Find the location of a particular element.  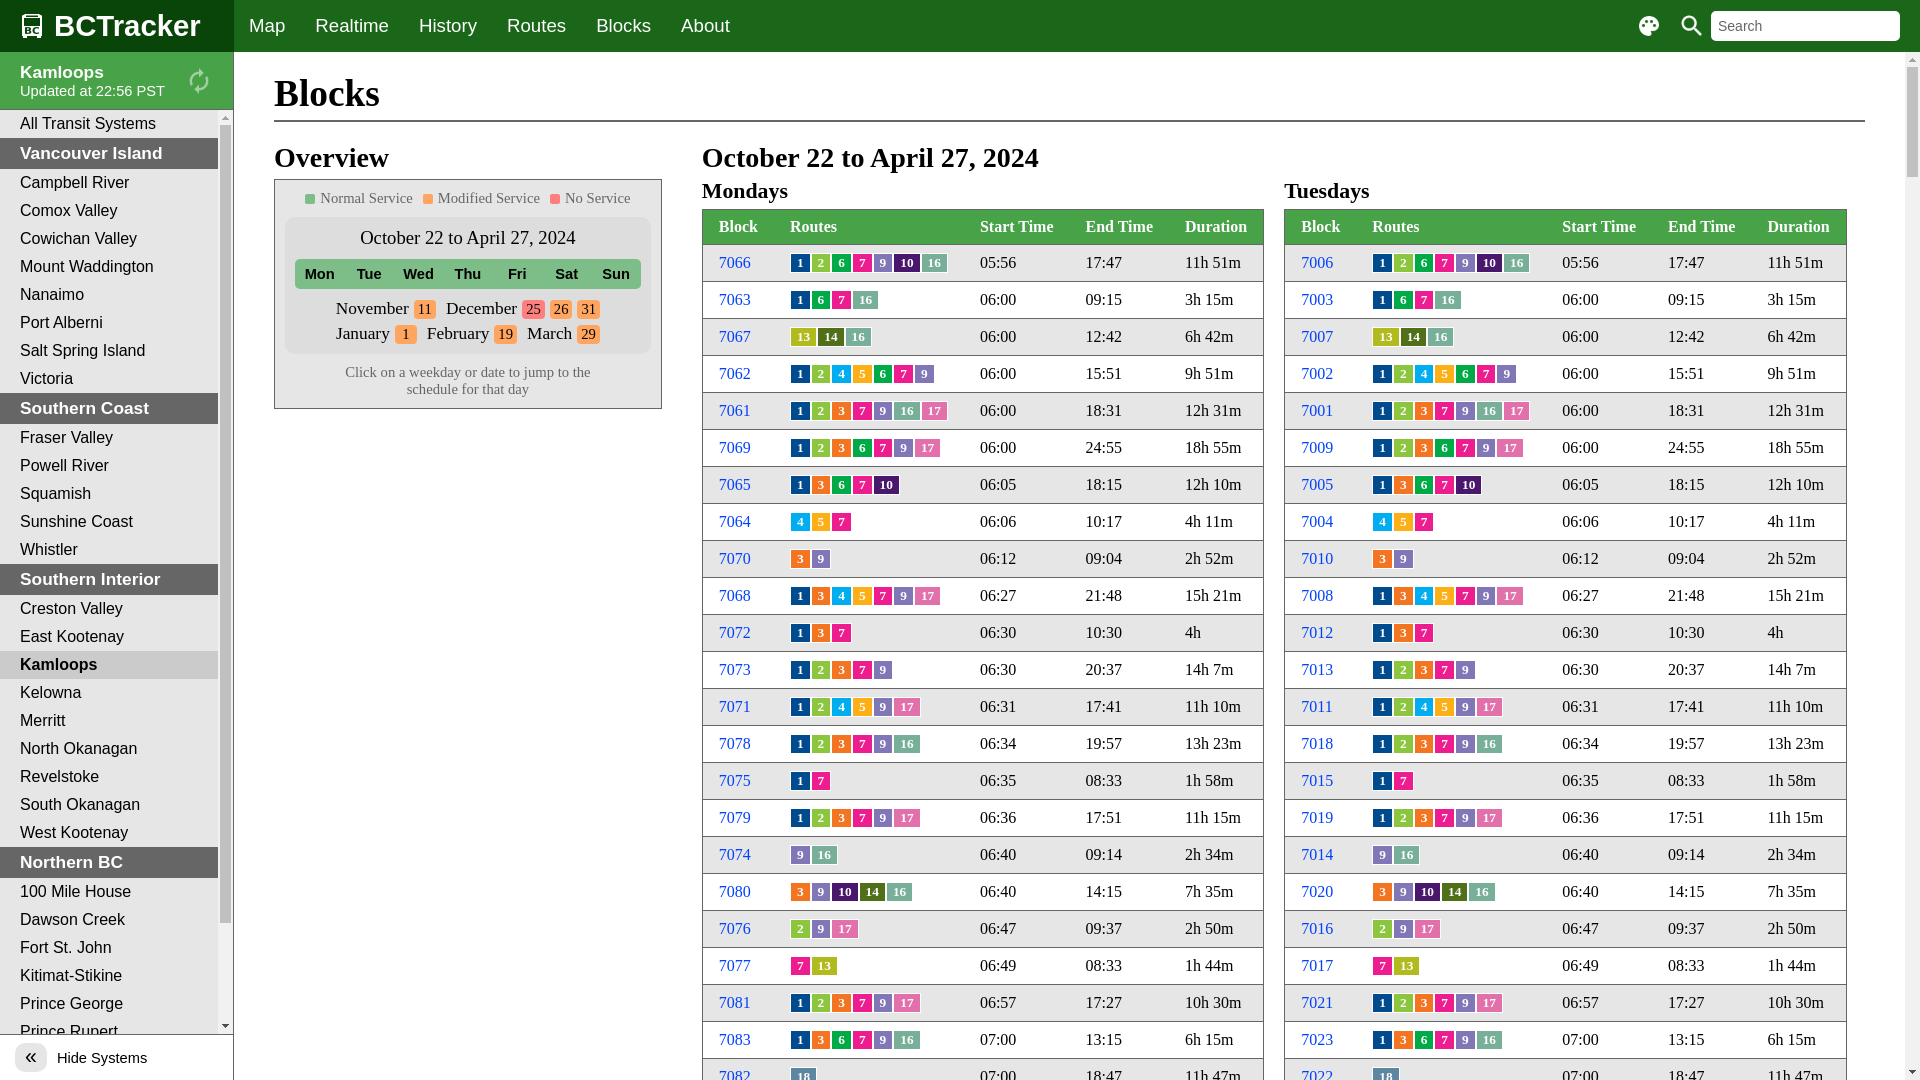

'7' is located at coordinates (1465, 595).